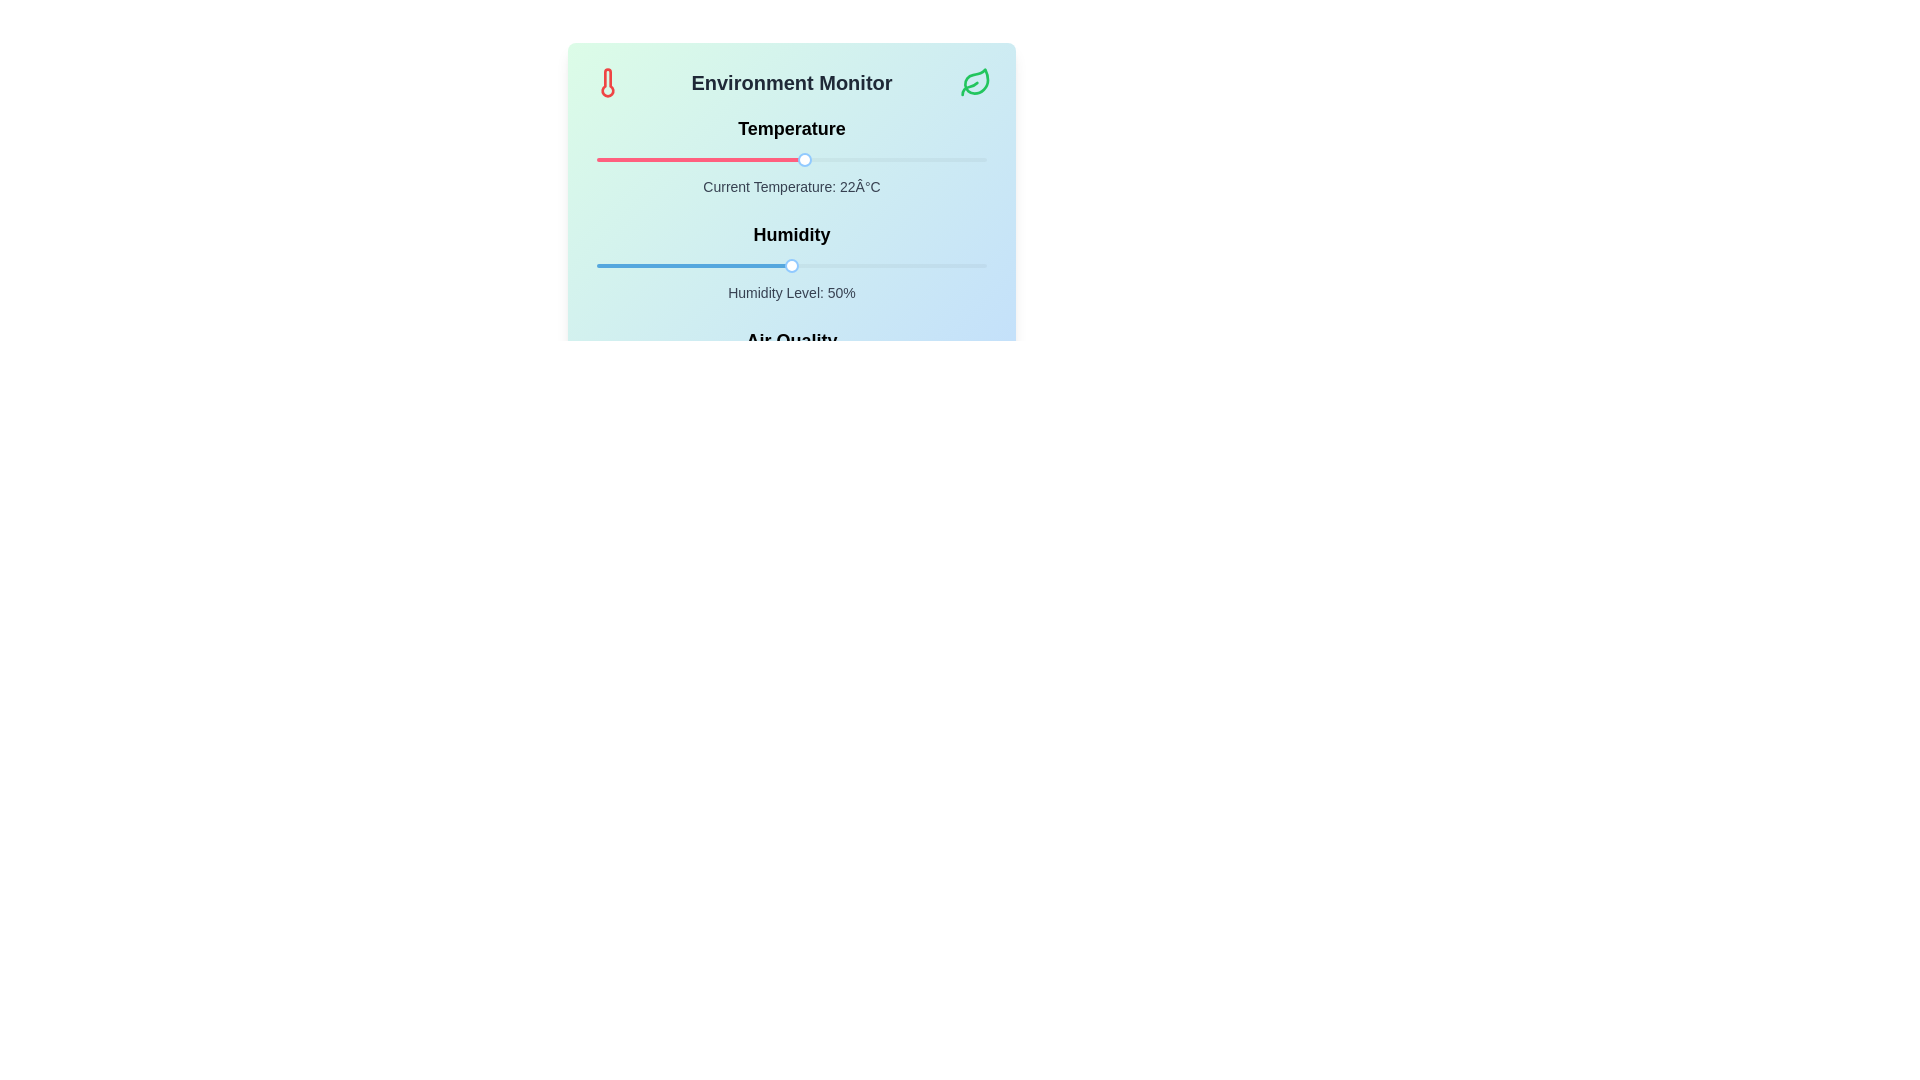 This screenshot has width=1920, height=1080. I want to click on slider value, so click(714, 265).